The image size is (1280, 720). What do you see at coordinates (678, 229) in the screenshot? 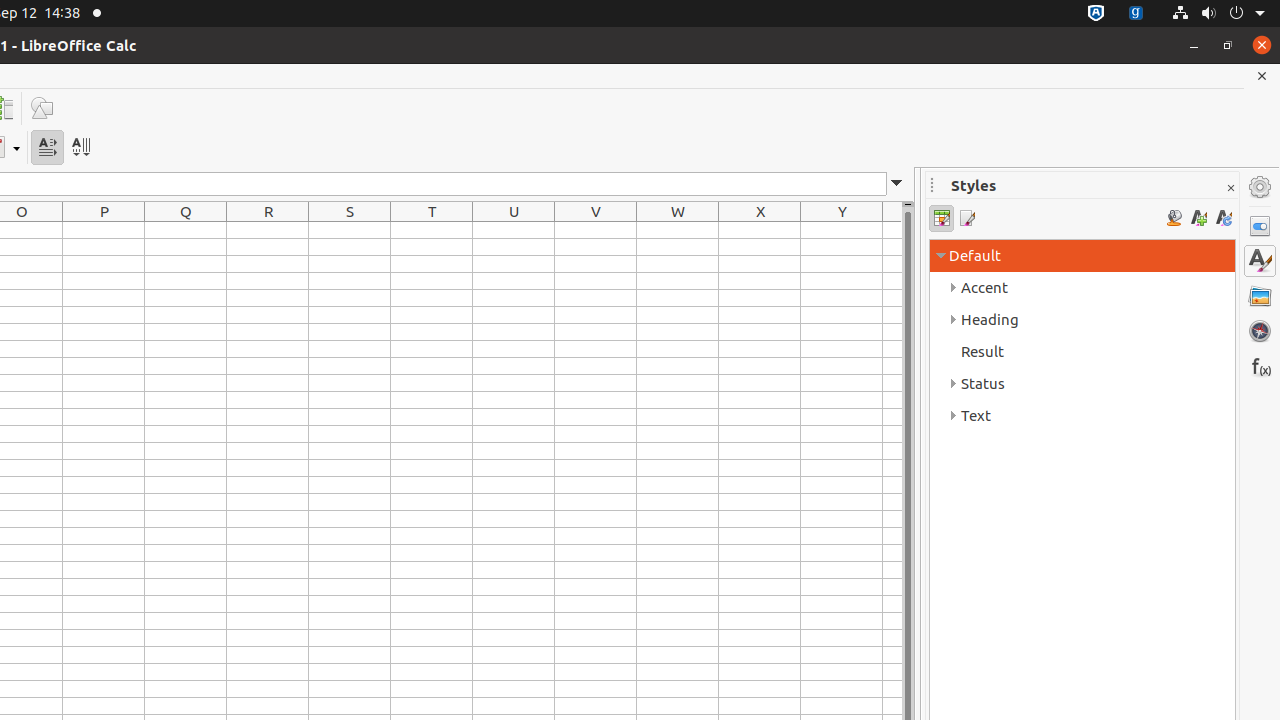
I see `'W1'` at bounding box center [678, 229].